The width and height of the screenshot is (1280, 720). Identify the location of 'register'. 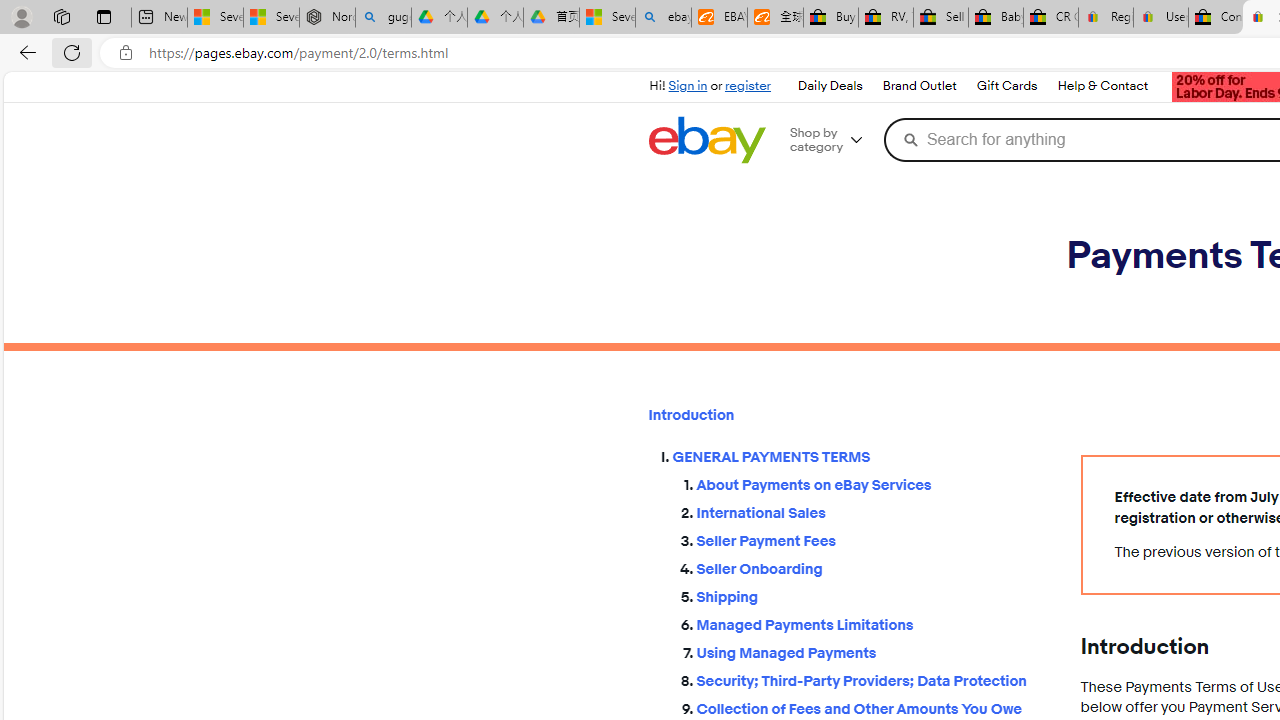
(747, 85).